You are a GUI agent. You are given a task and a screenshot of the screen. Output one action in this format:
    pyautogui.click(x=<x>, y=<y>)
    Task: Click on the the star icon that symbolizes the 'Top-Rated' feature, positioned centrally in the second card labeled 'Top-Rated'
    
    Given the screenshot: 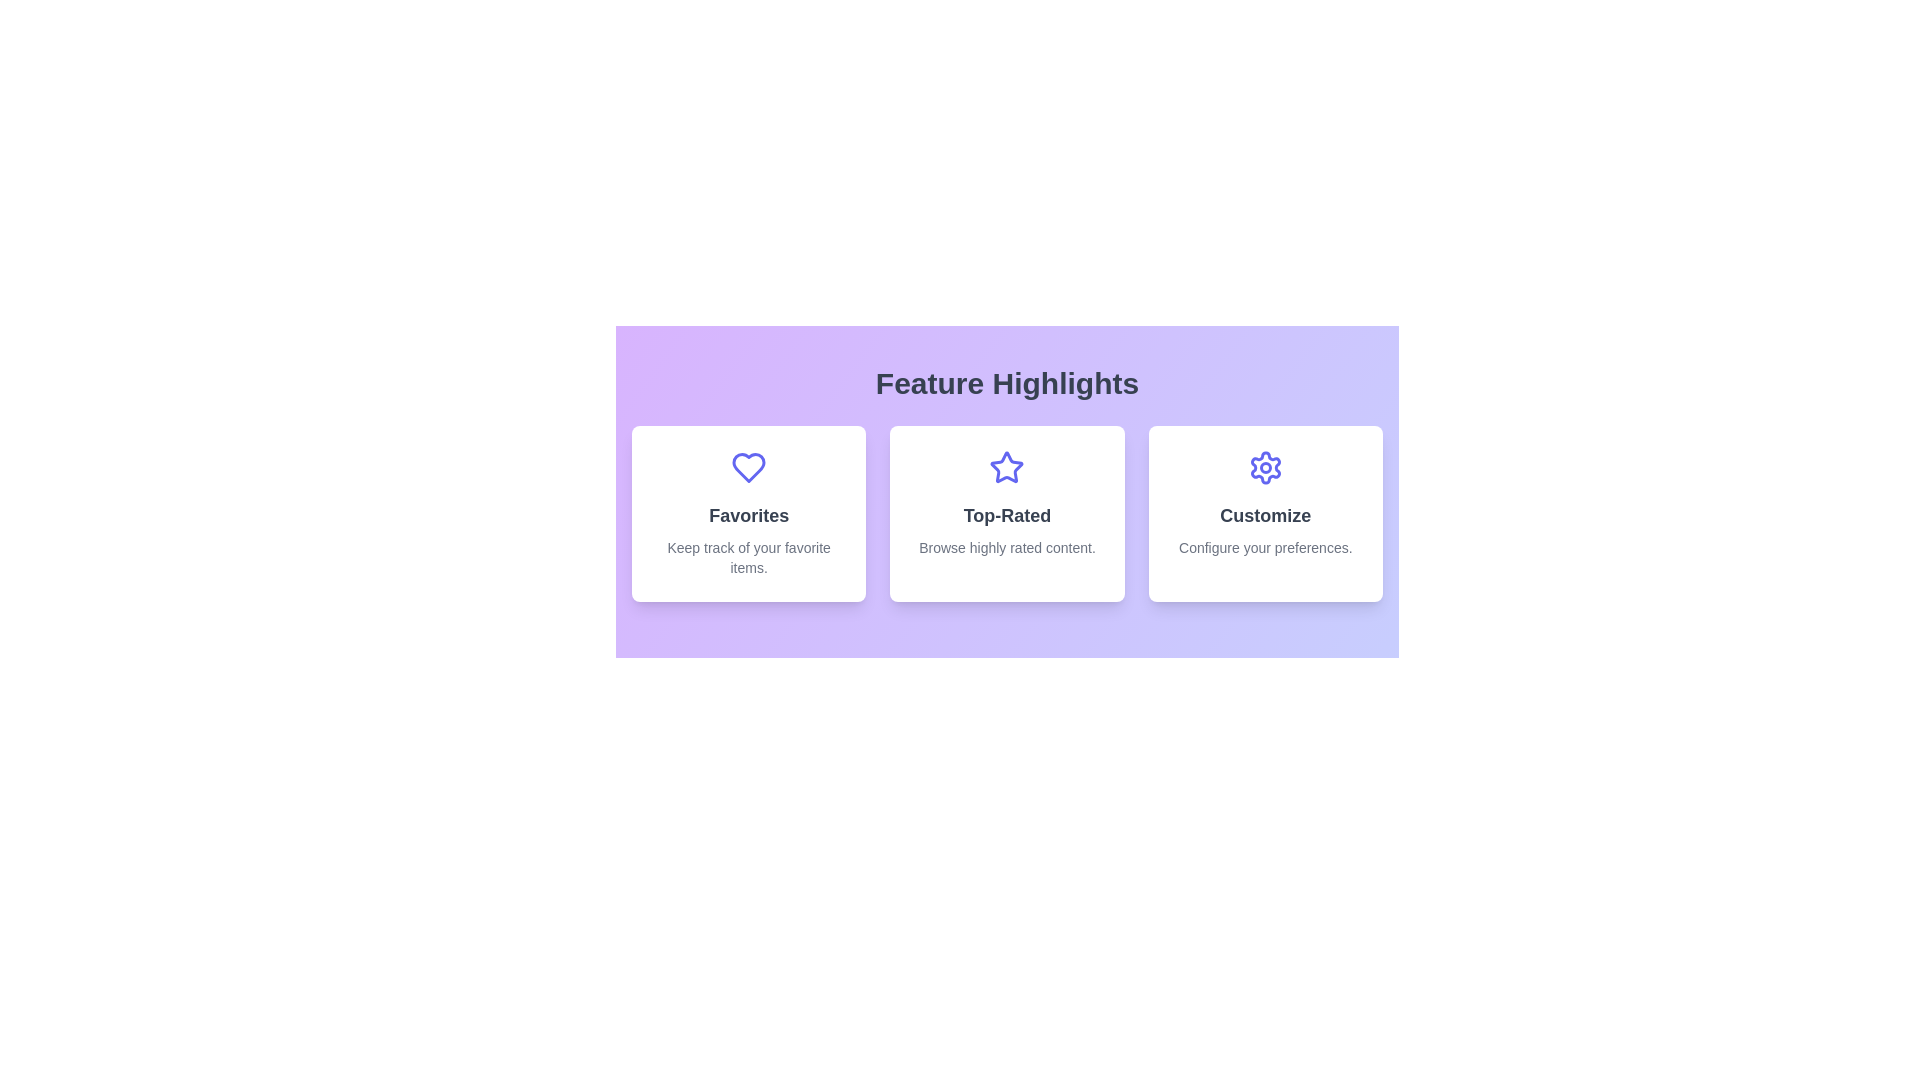 What is the action you would take?
    pyautogui.click(x=1007, y=467)
    